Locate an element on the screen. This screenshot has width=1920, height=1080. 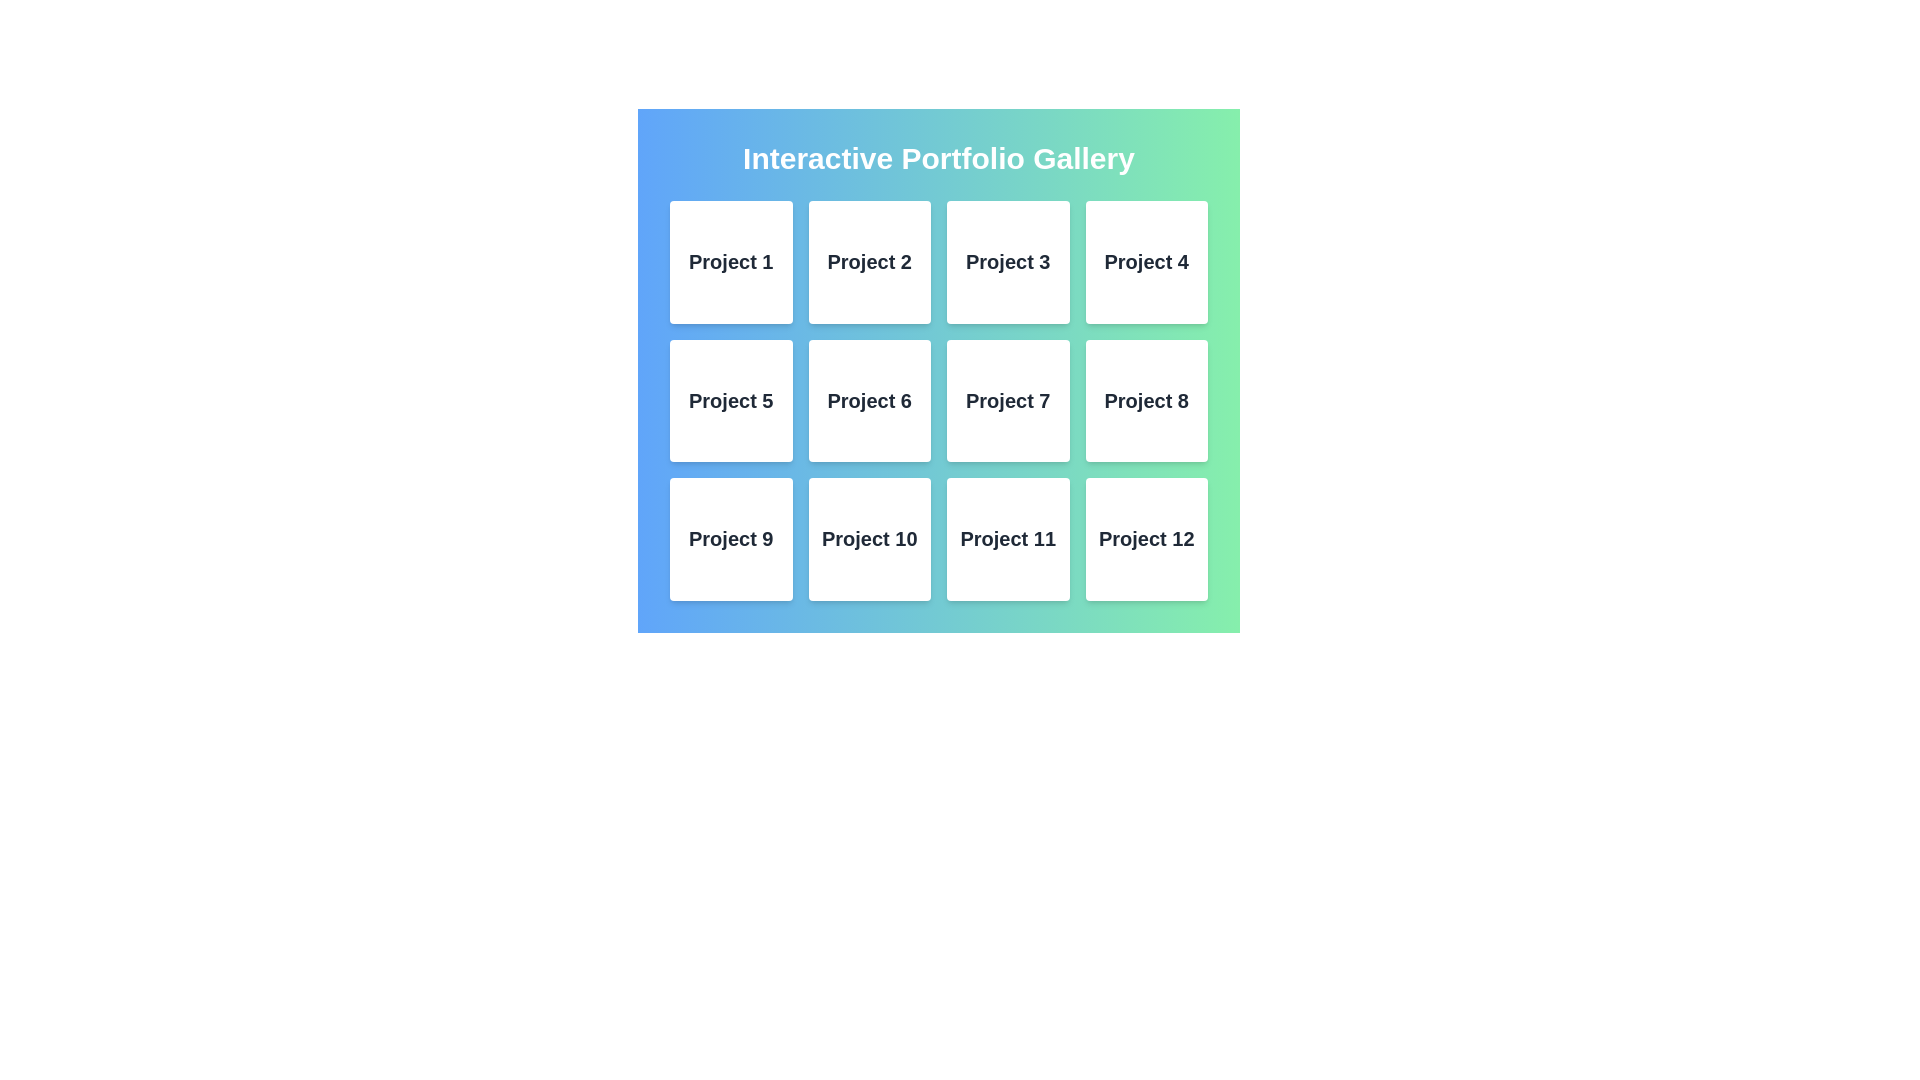
the third card in the last row of the grid layout, which has a white background, rounded corners, and contains the bold text 'Project 11' is located at coordinates (1008, 538).